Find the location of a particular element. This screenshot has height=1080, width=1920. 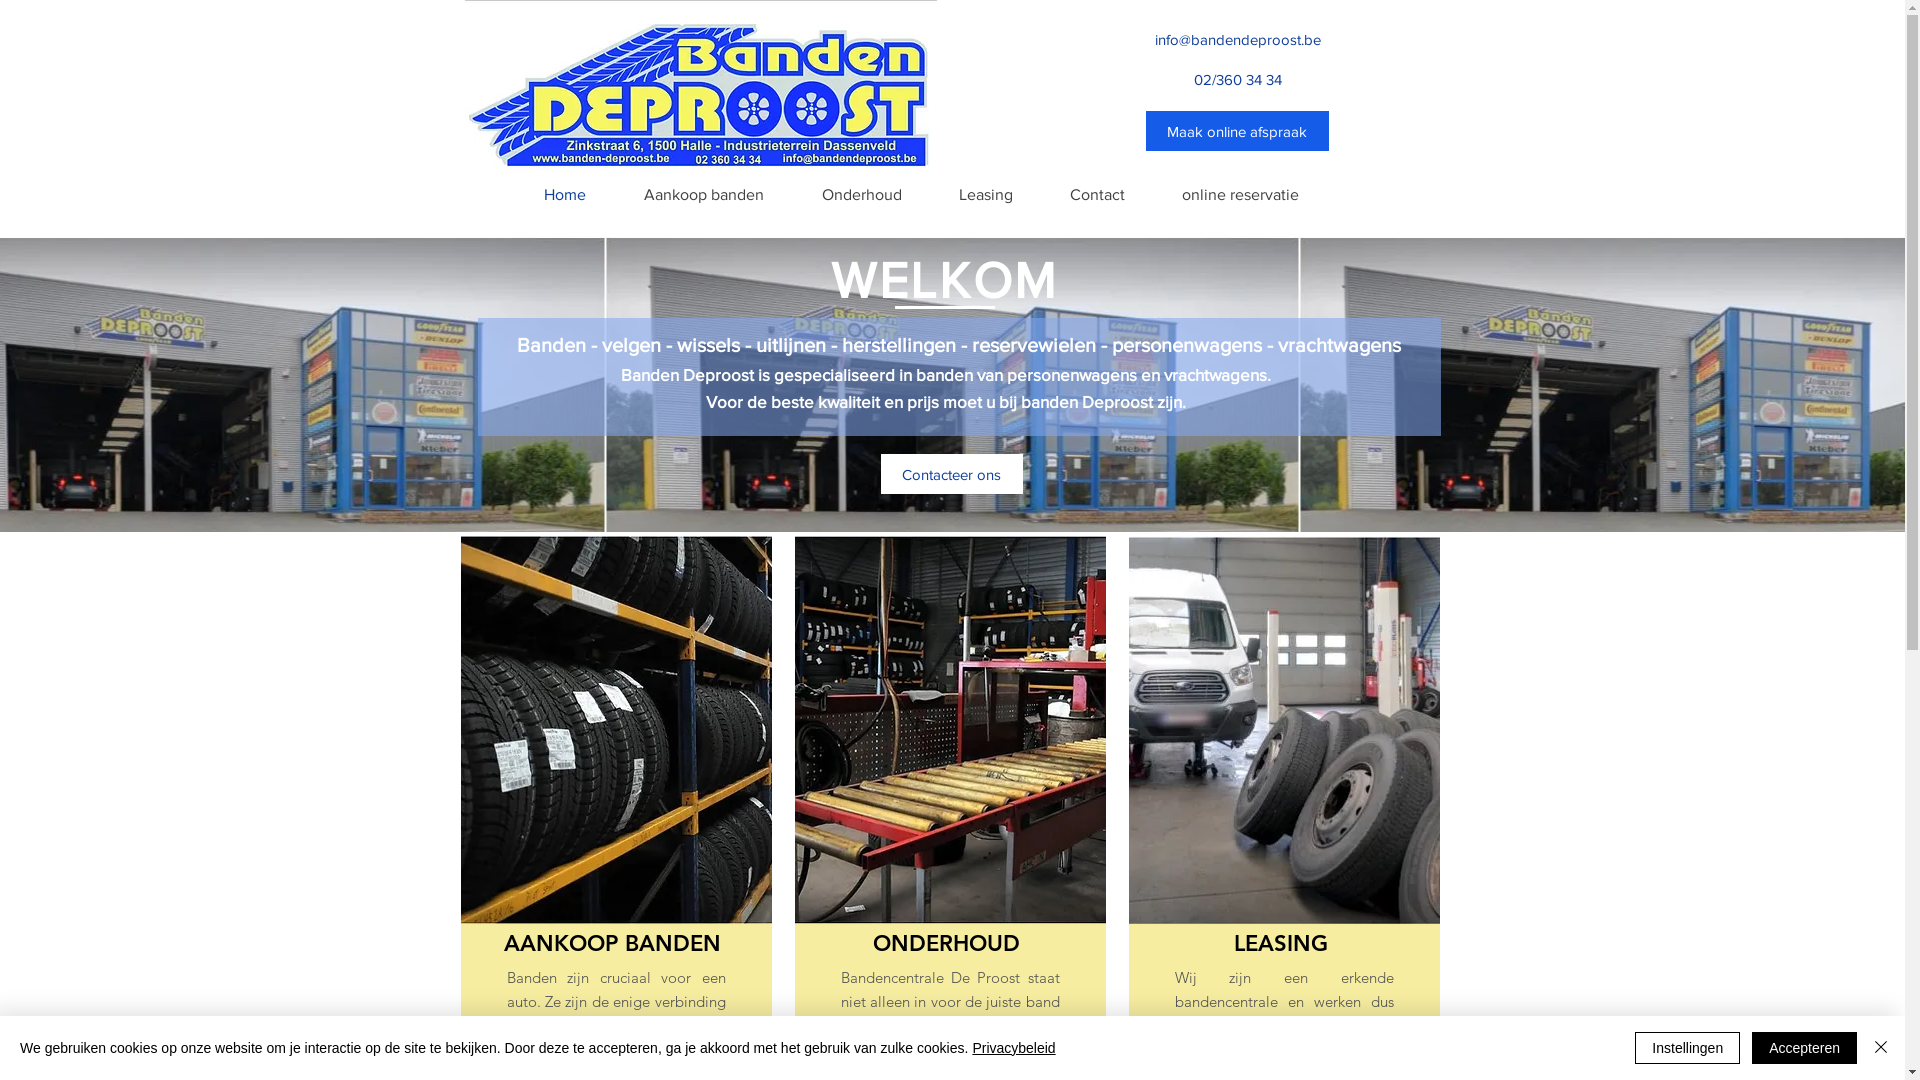

'Contacteer ons' is located at coordinates (949, 474).